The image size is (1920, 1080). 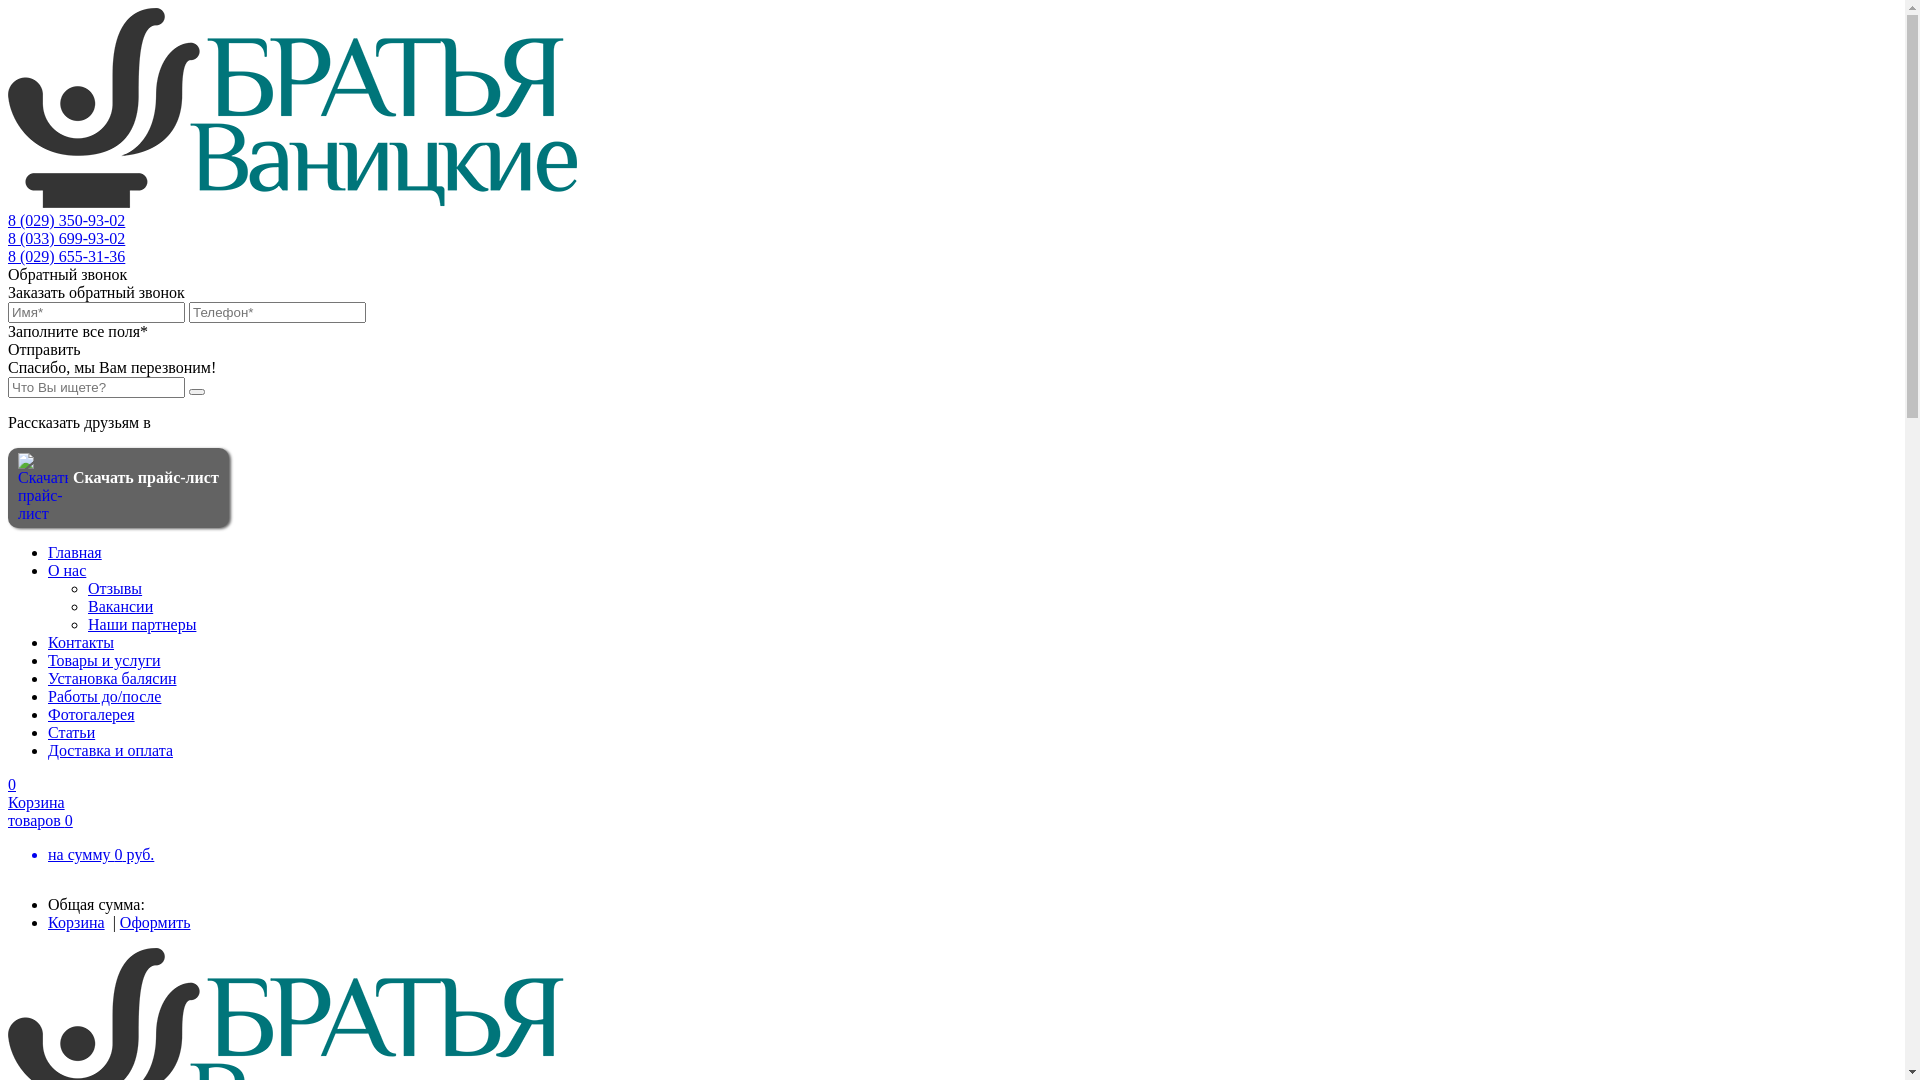 I want to click on '8 (029) 655-31-36', so click(x=66, y=255).